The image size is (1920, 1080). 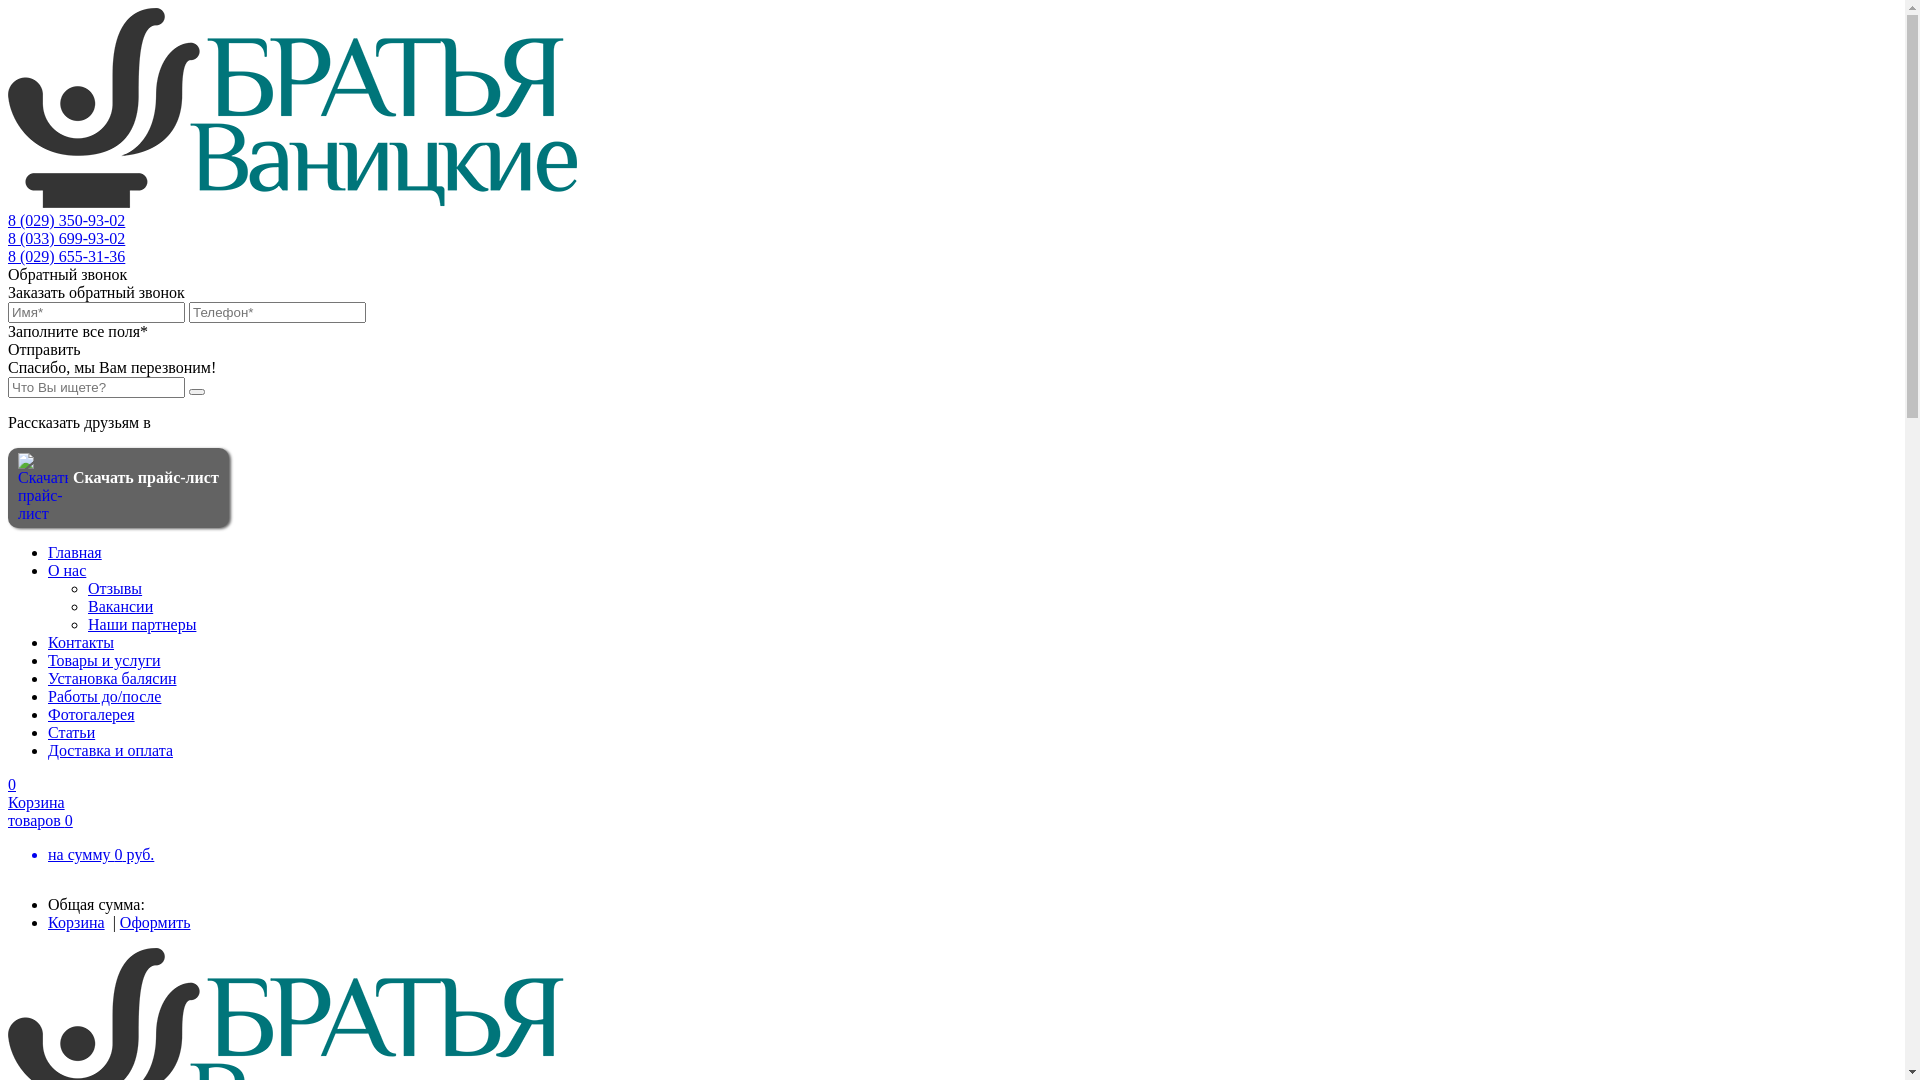 I want to click on '8 (029) 655-31-36', so click(x=66, y=255).